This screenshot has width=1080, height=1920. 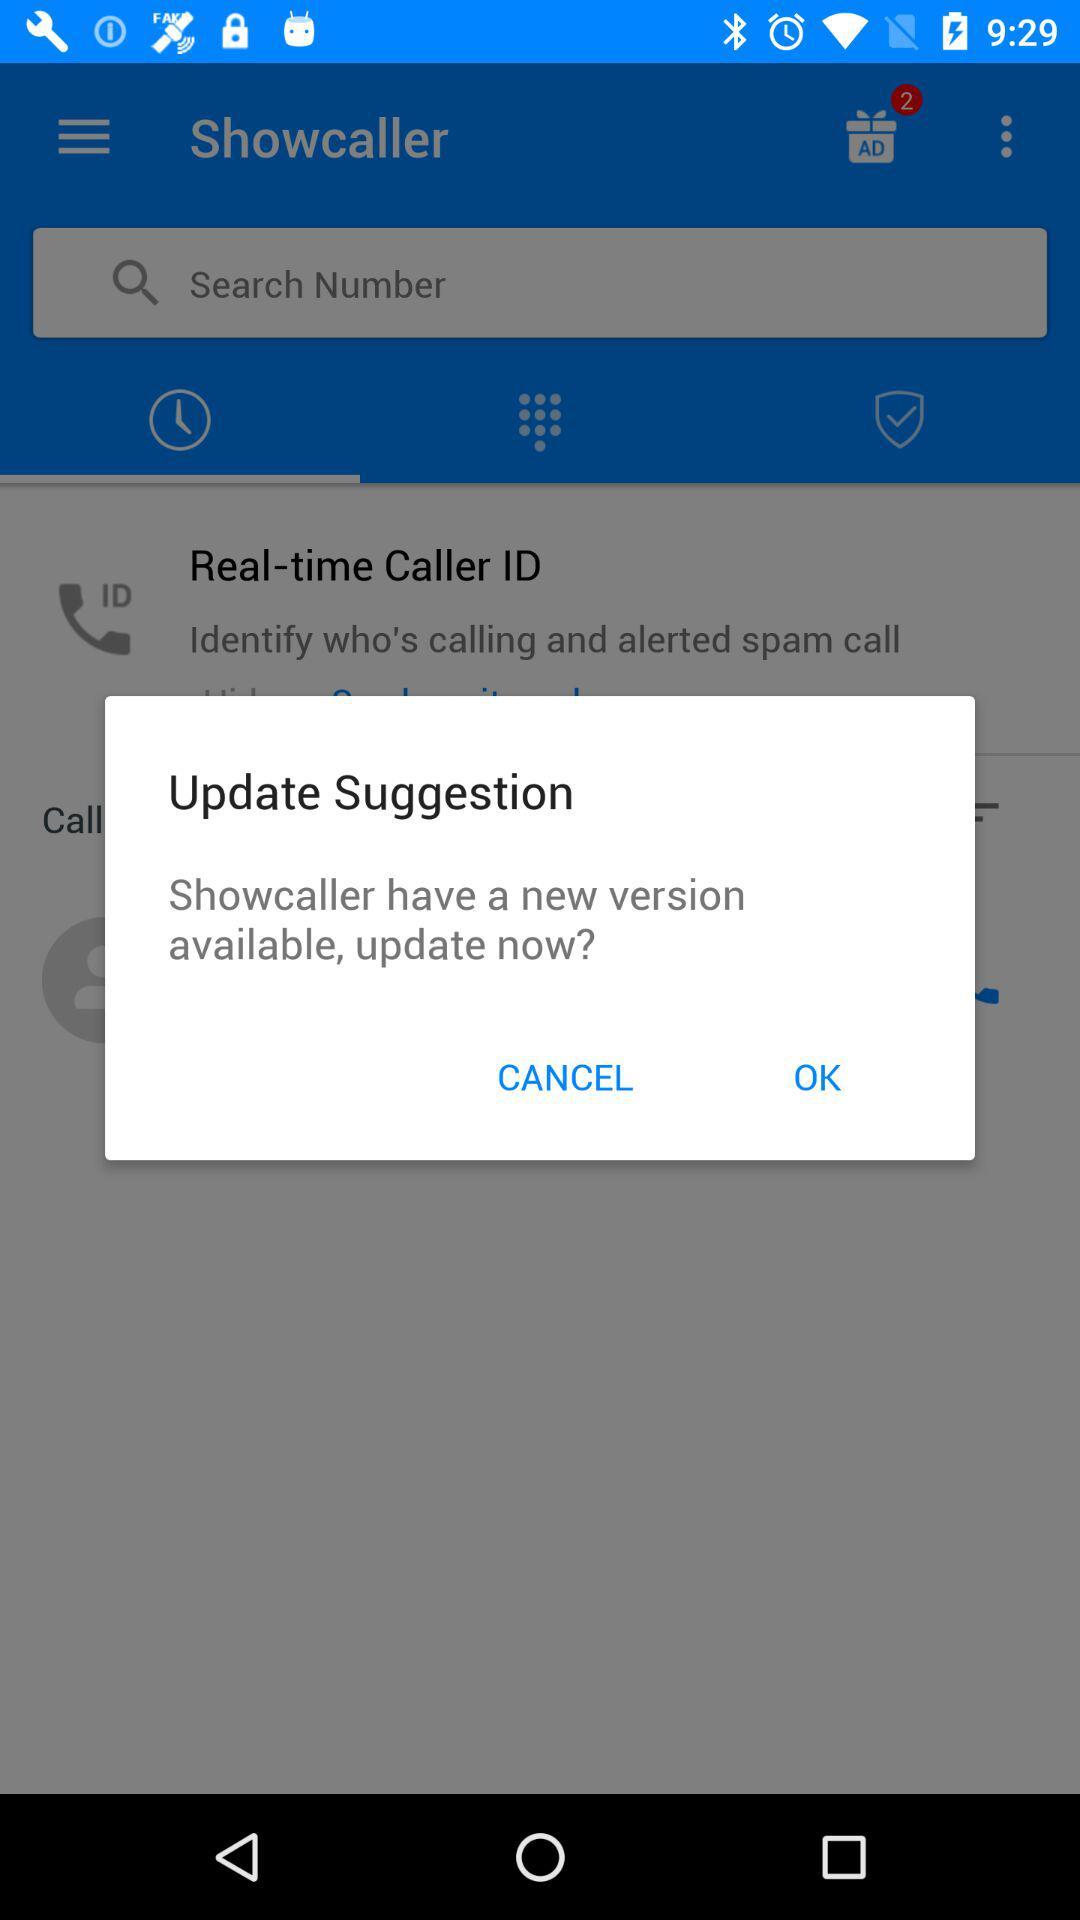 What do you see at coordinates (565, 1075) in the screenshot?
I see `item to the left of ok icon` at bounding box center [565, 1075].